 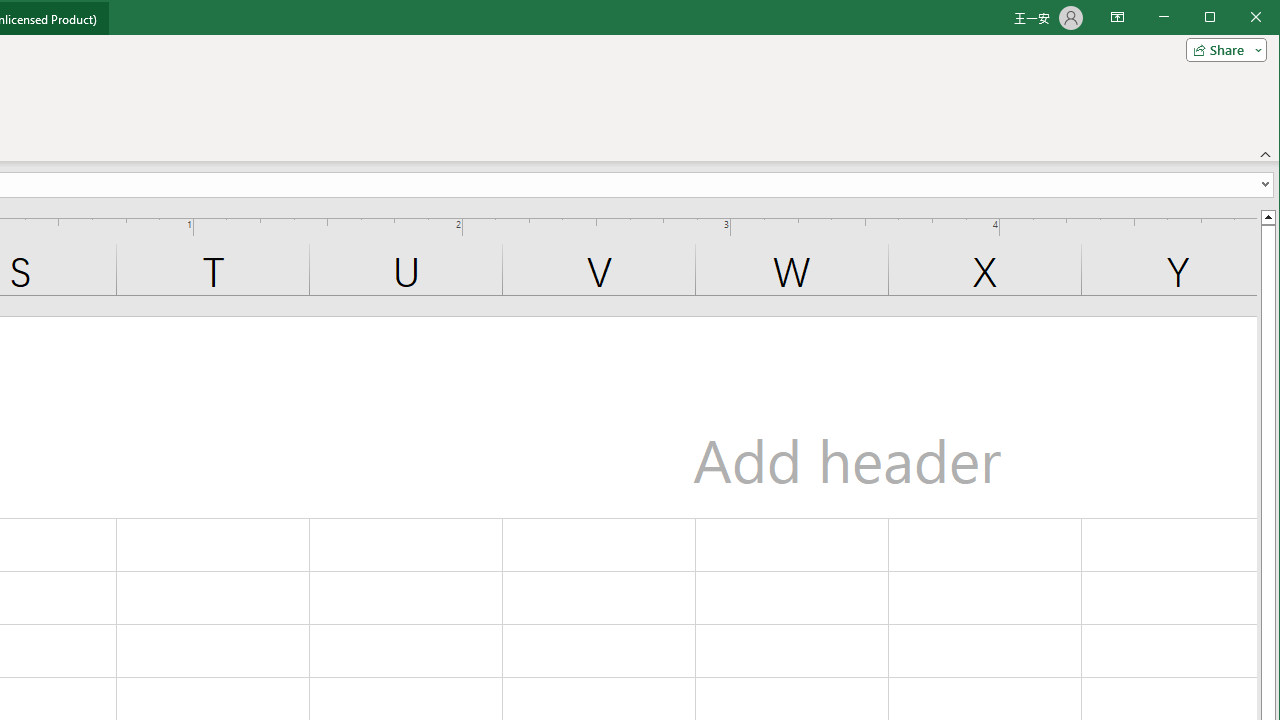 I want to click on 'Maximize', so click(x=1238, y=19).